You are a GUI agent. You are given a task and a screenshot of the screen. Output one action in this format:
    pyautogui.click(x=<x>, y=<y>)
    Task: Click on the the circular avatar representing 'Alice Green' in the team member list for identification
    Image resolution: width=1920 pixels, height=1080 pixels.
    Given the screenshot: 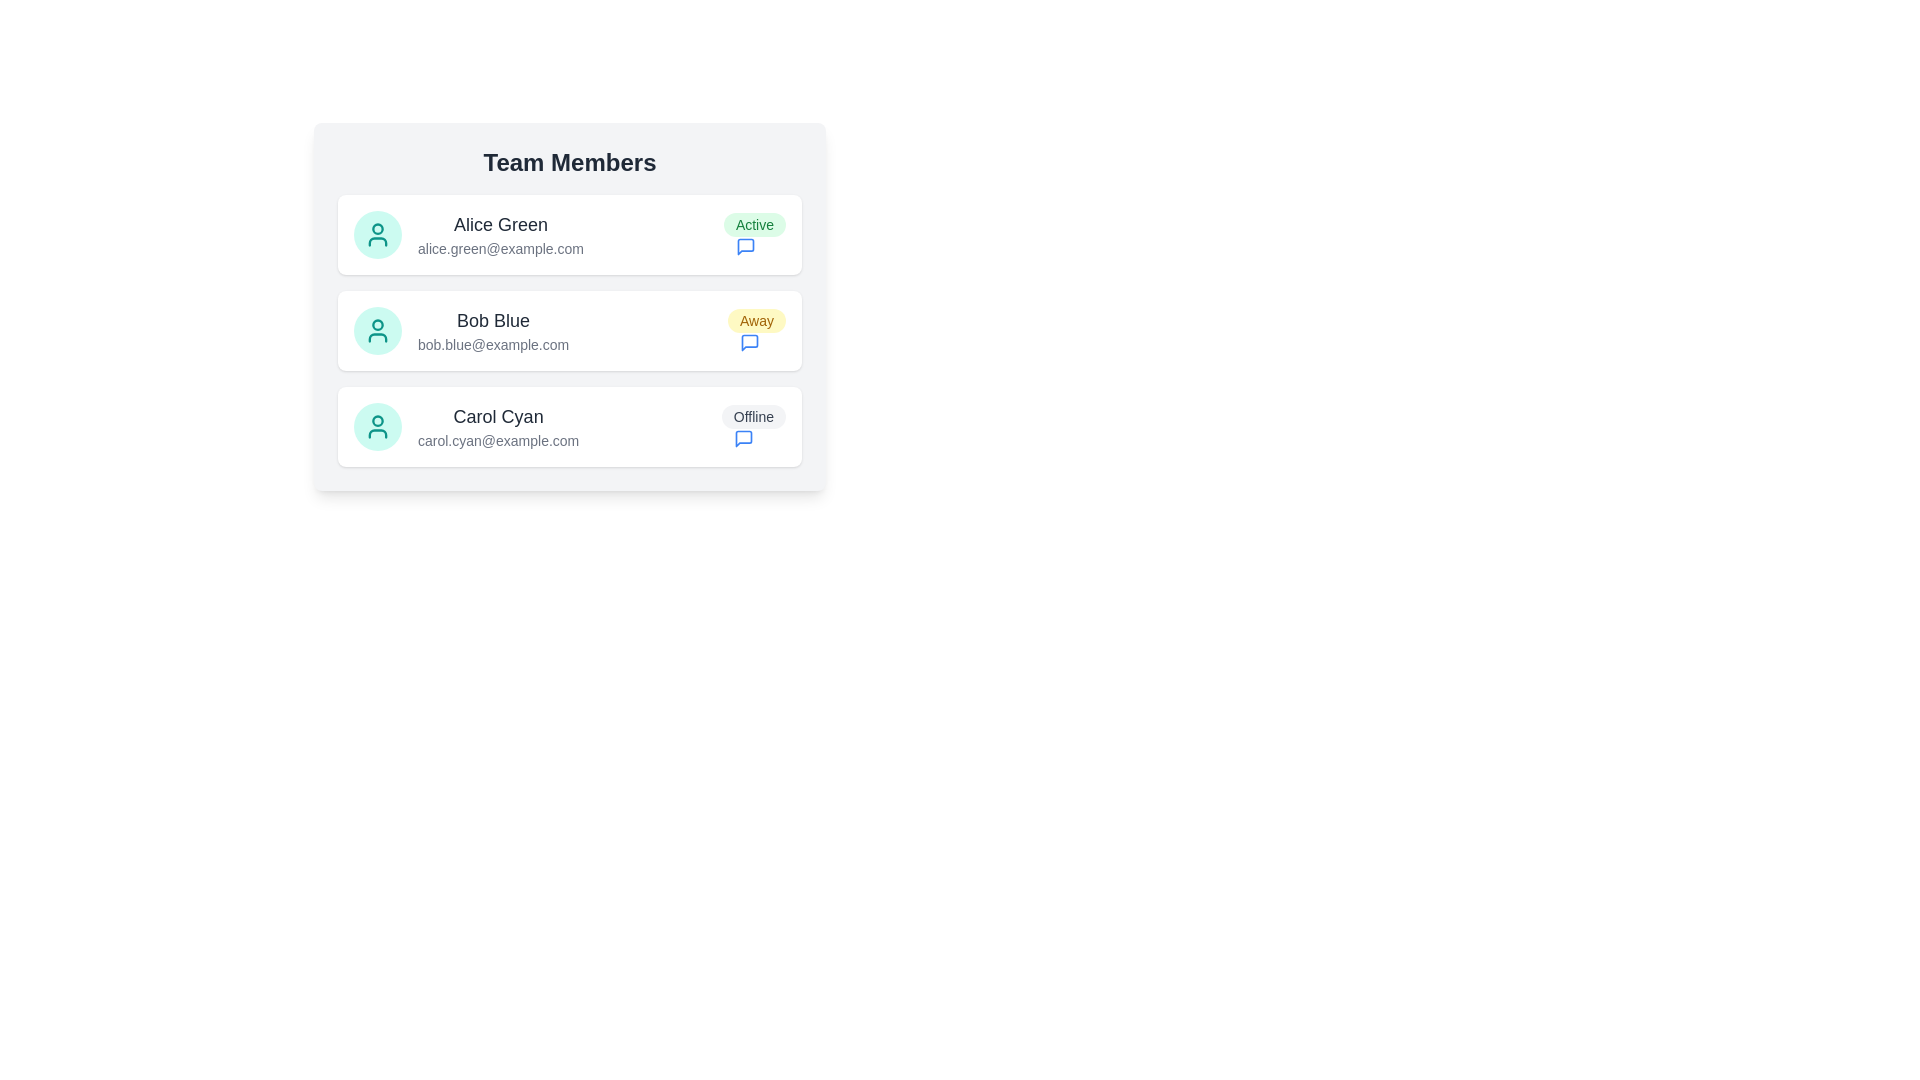 What is the action you would take?
    pyautogui.click(x=378, y=234)
    